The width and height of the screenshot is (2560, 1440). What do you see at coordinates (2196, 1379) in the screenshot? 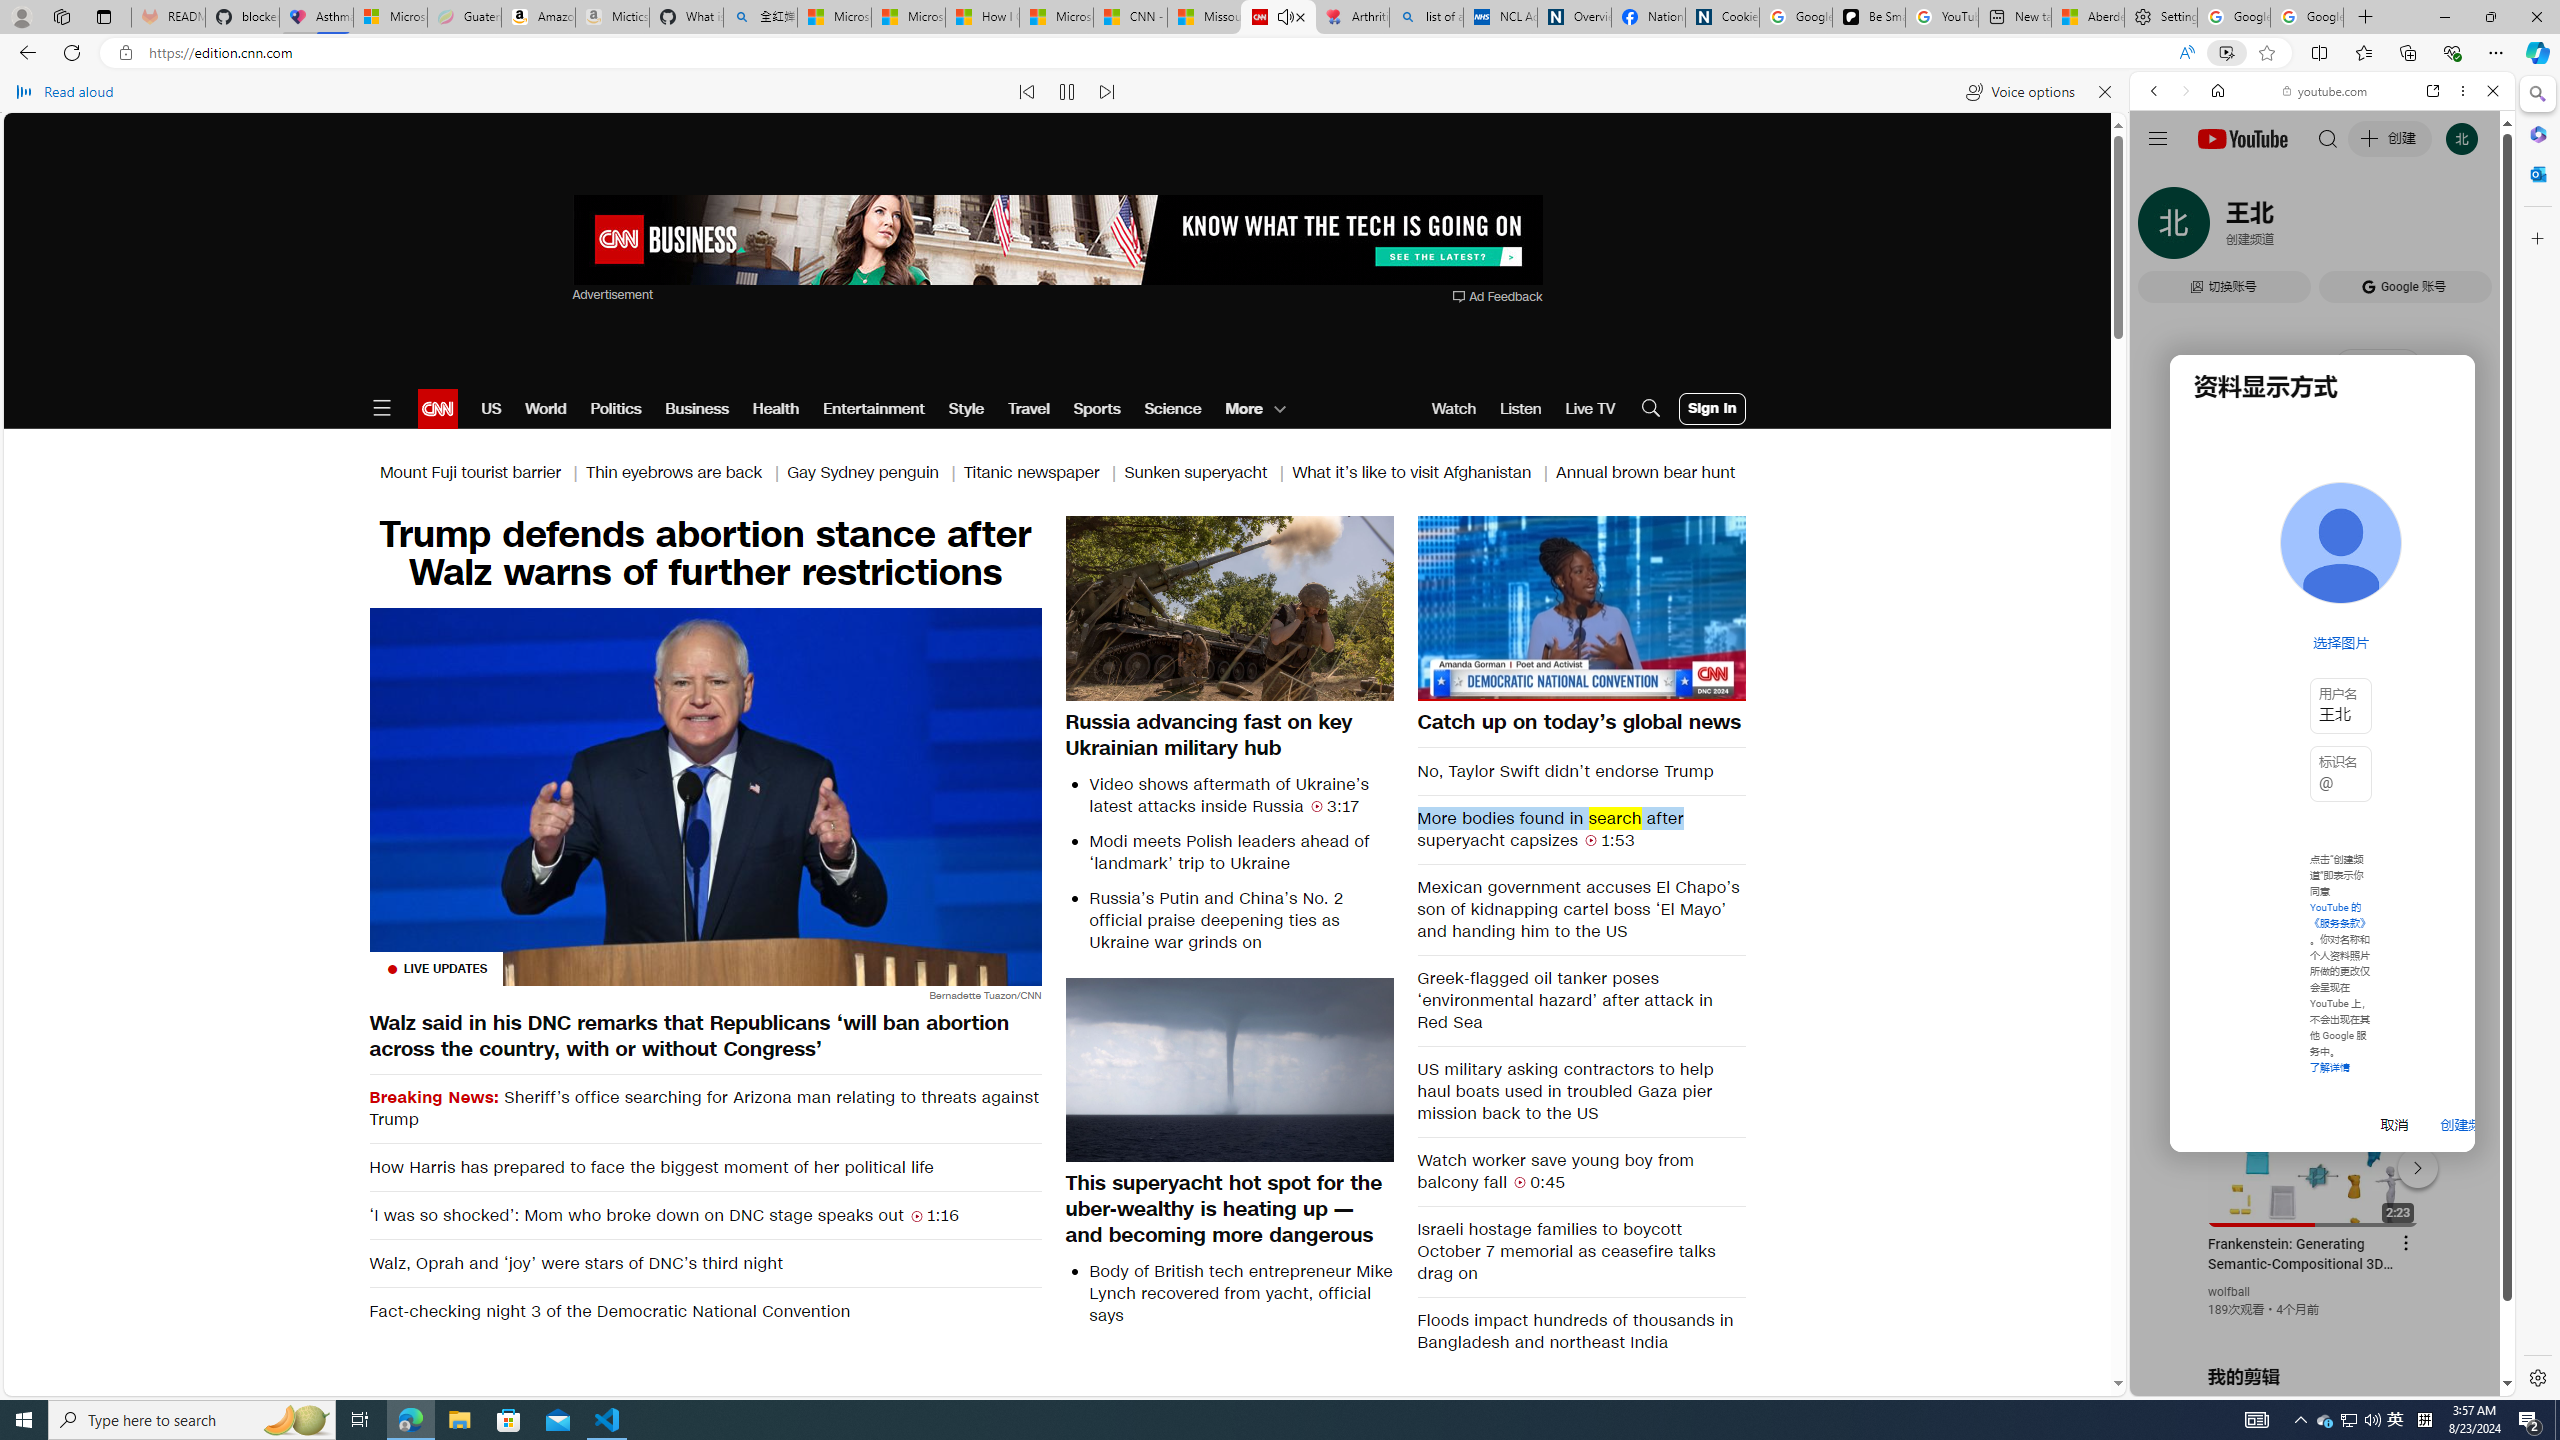
I see `'US[ju]'` at bounding box center [2196, 1379].